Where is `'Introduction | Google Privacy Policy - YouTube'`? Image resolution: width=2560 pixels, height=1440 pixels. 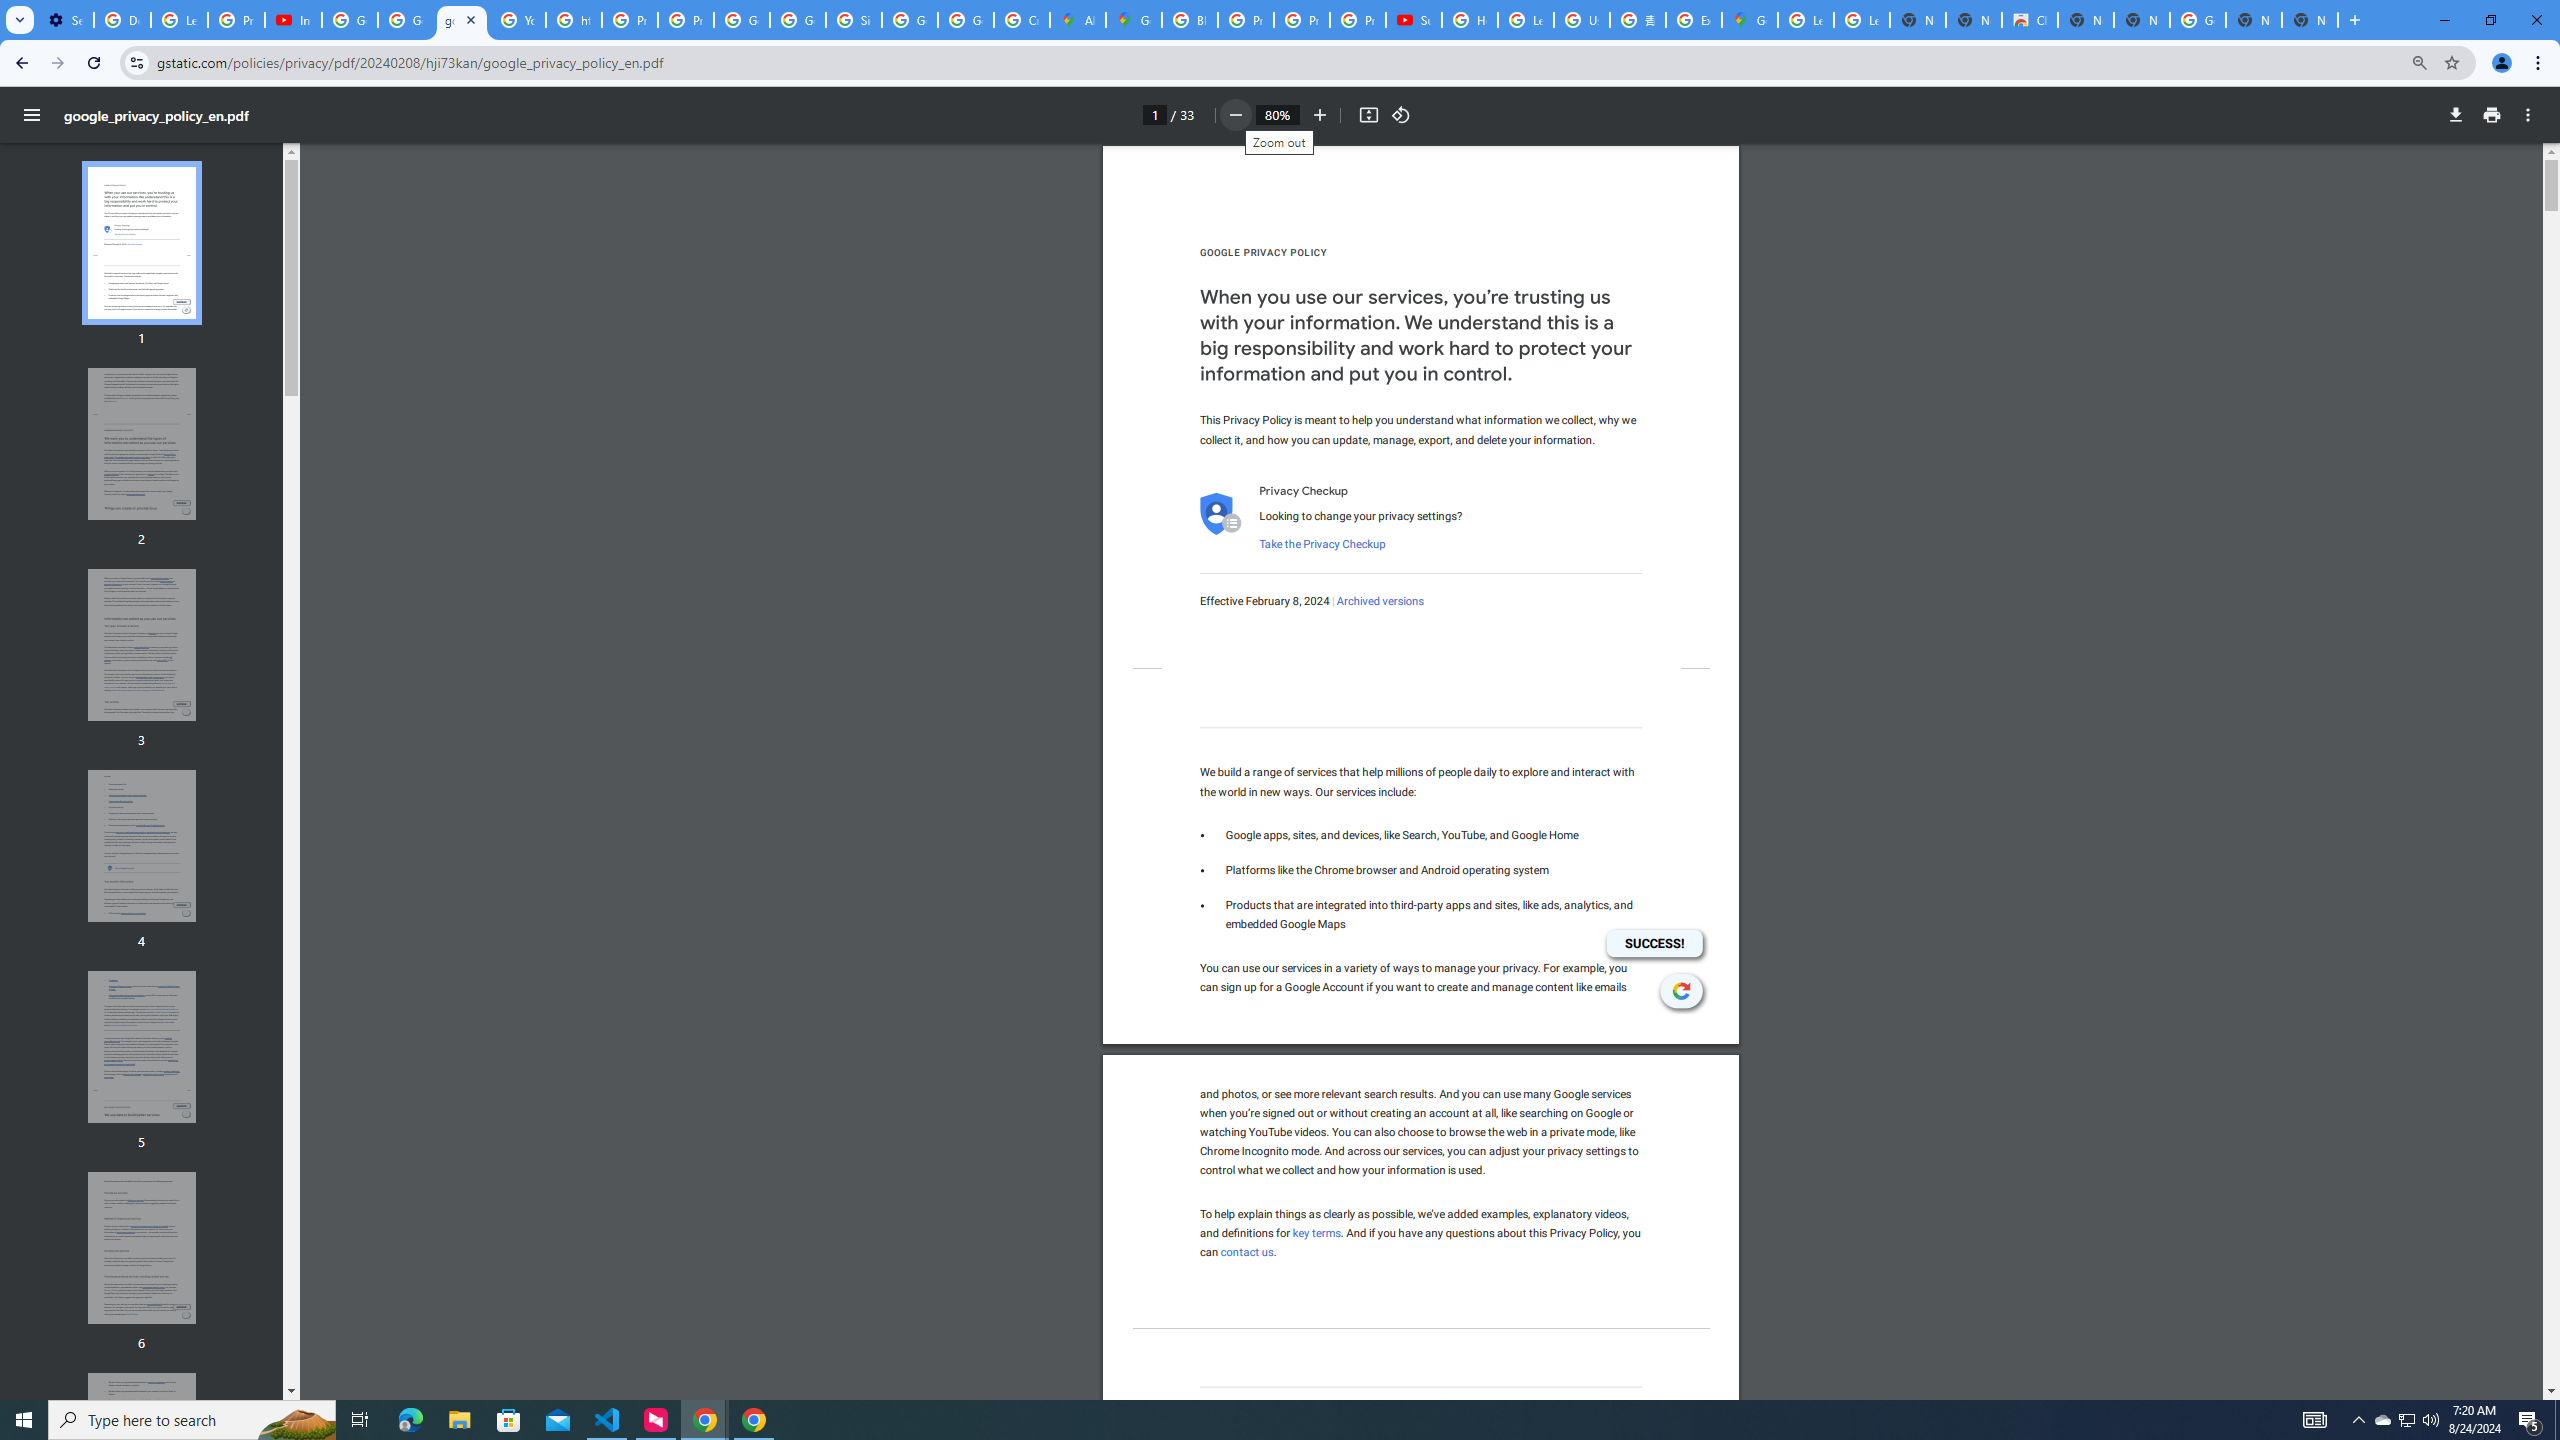 'Introduction | Google Privacy Policy - YouTube' is located at coordinates (293, 19).